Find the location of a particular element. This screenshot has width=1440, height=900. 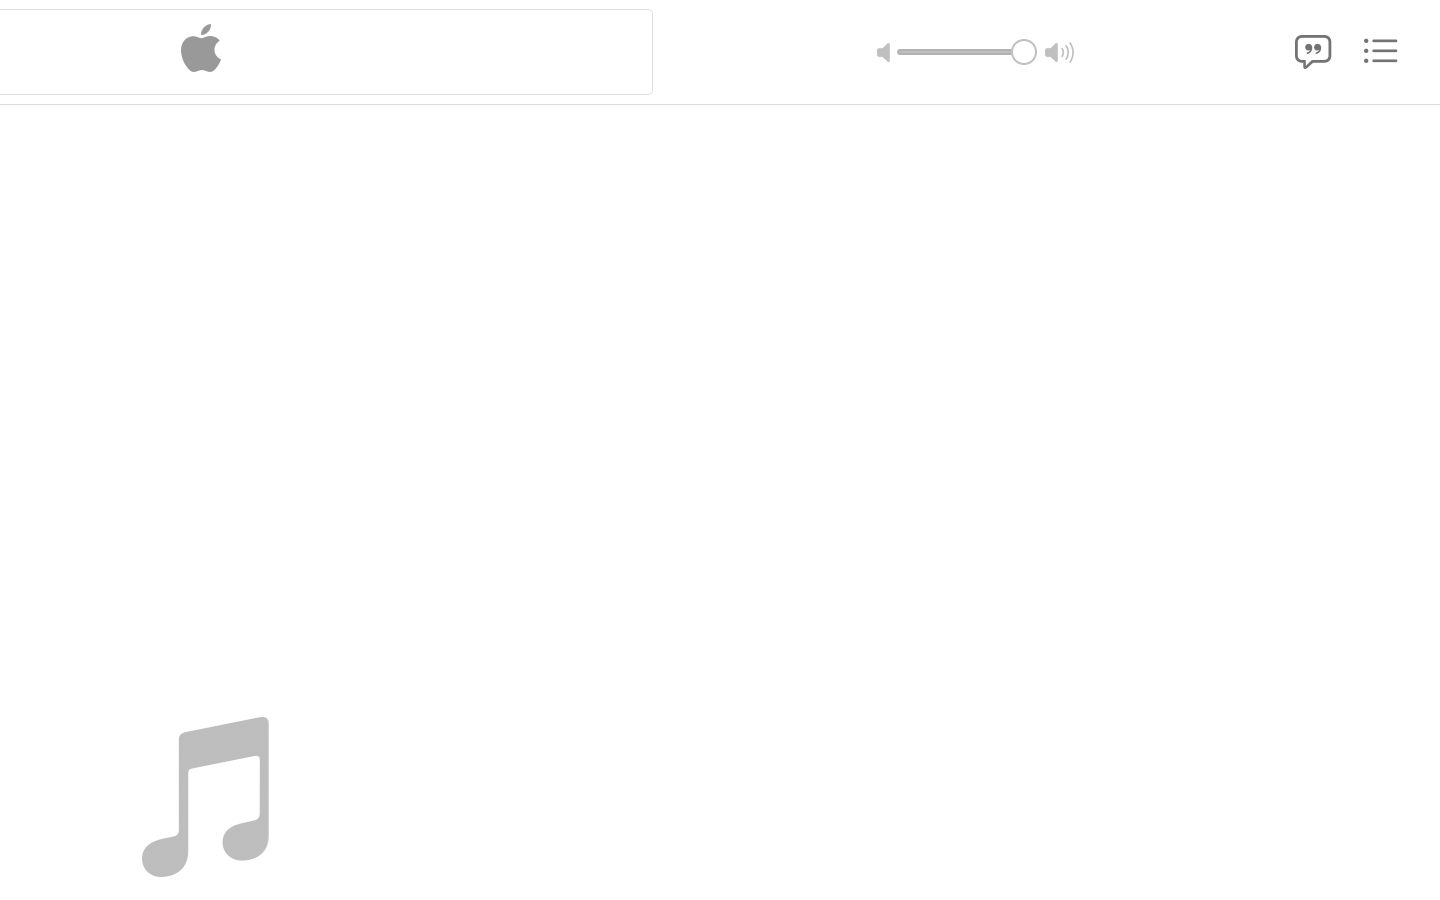

'1.0' is located at coordinates (964, 50).